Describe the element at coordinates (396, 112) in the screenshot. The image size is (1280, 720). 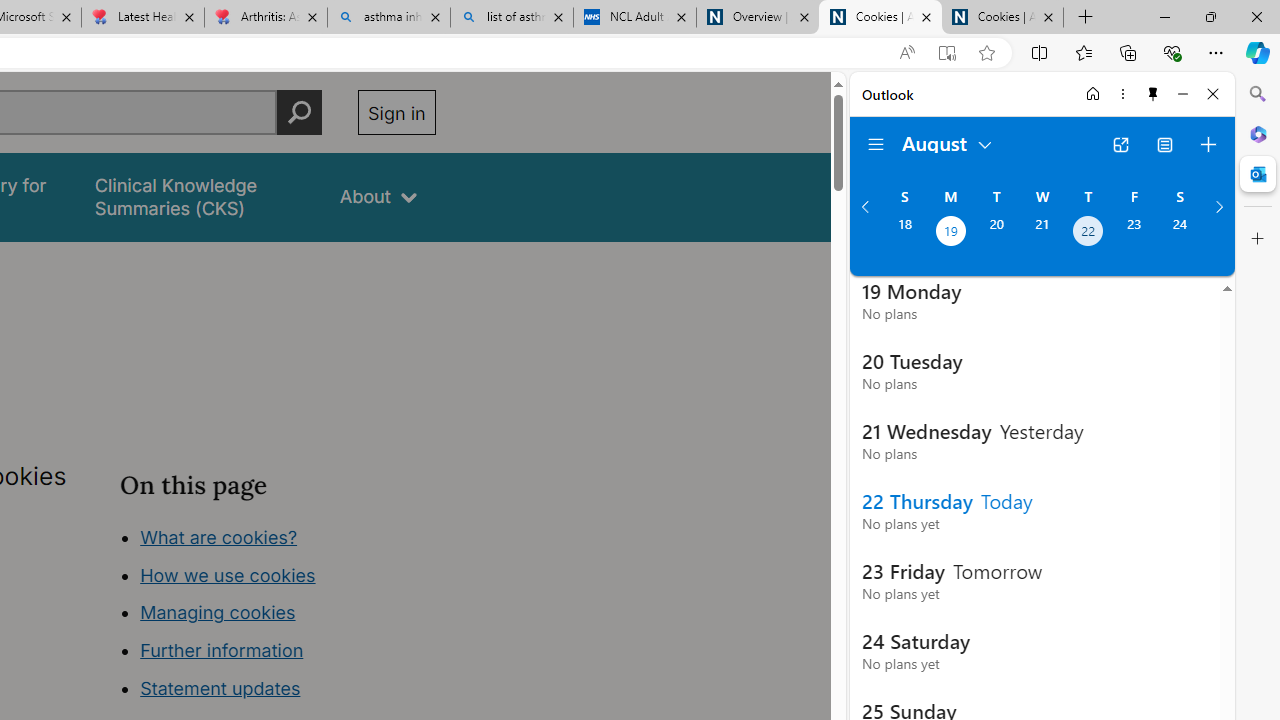
I see `'Sign in'` at that location.